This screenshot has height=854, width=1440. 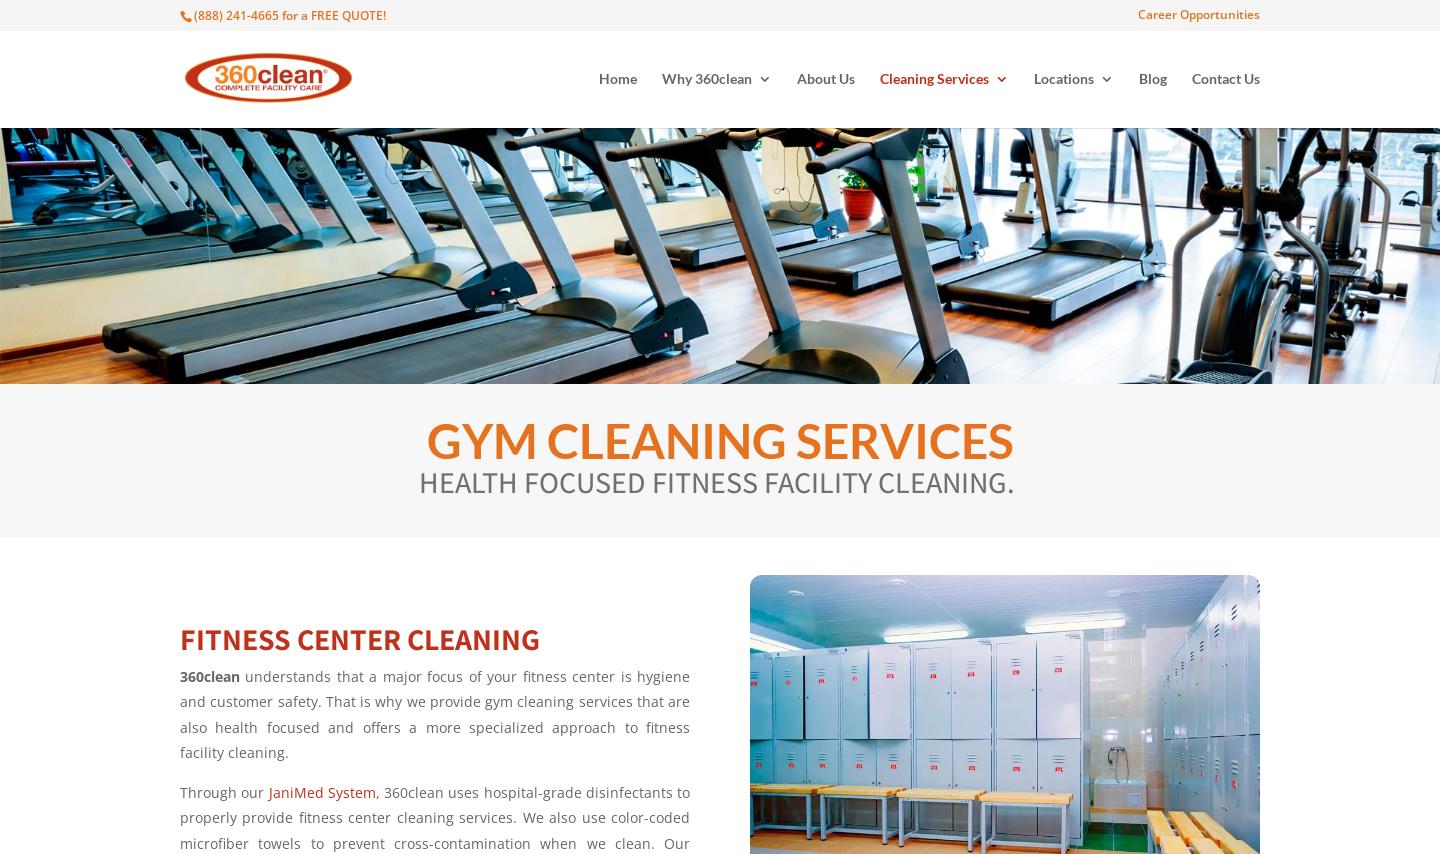 What do you see at coordinates (1219, 610) in the screenshot?
I see `'Floor Care Services'` at bounding box center [1219, 610].